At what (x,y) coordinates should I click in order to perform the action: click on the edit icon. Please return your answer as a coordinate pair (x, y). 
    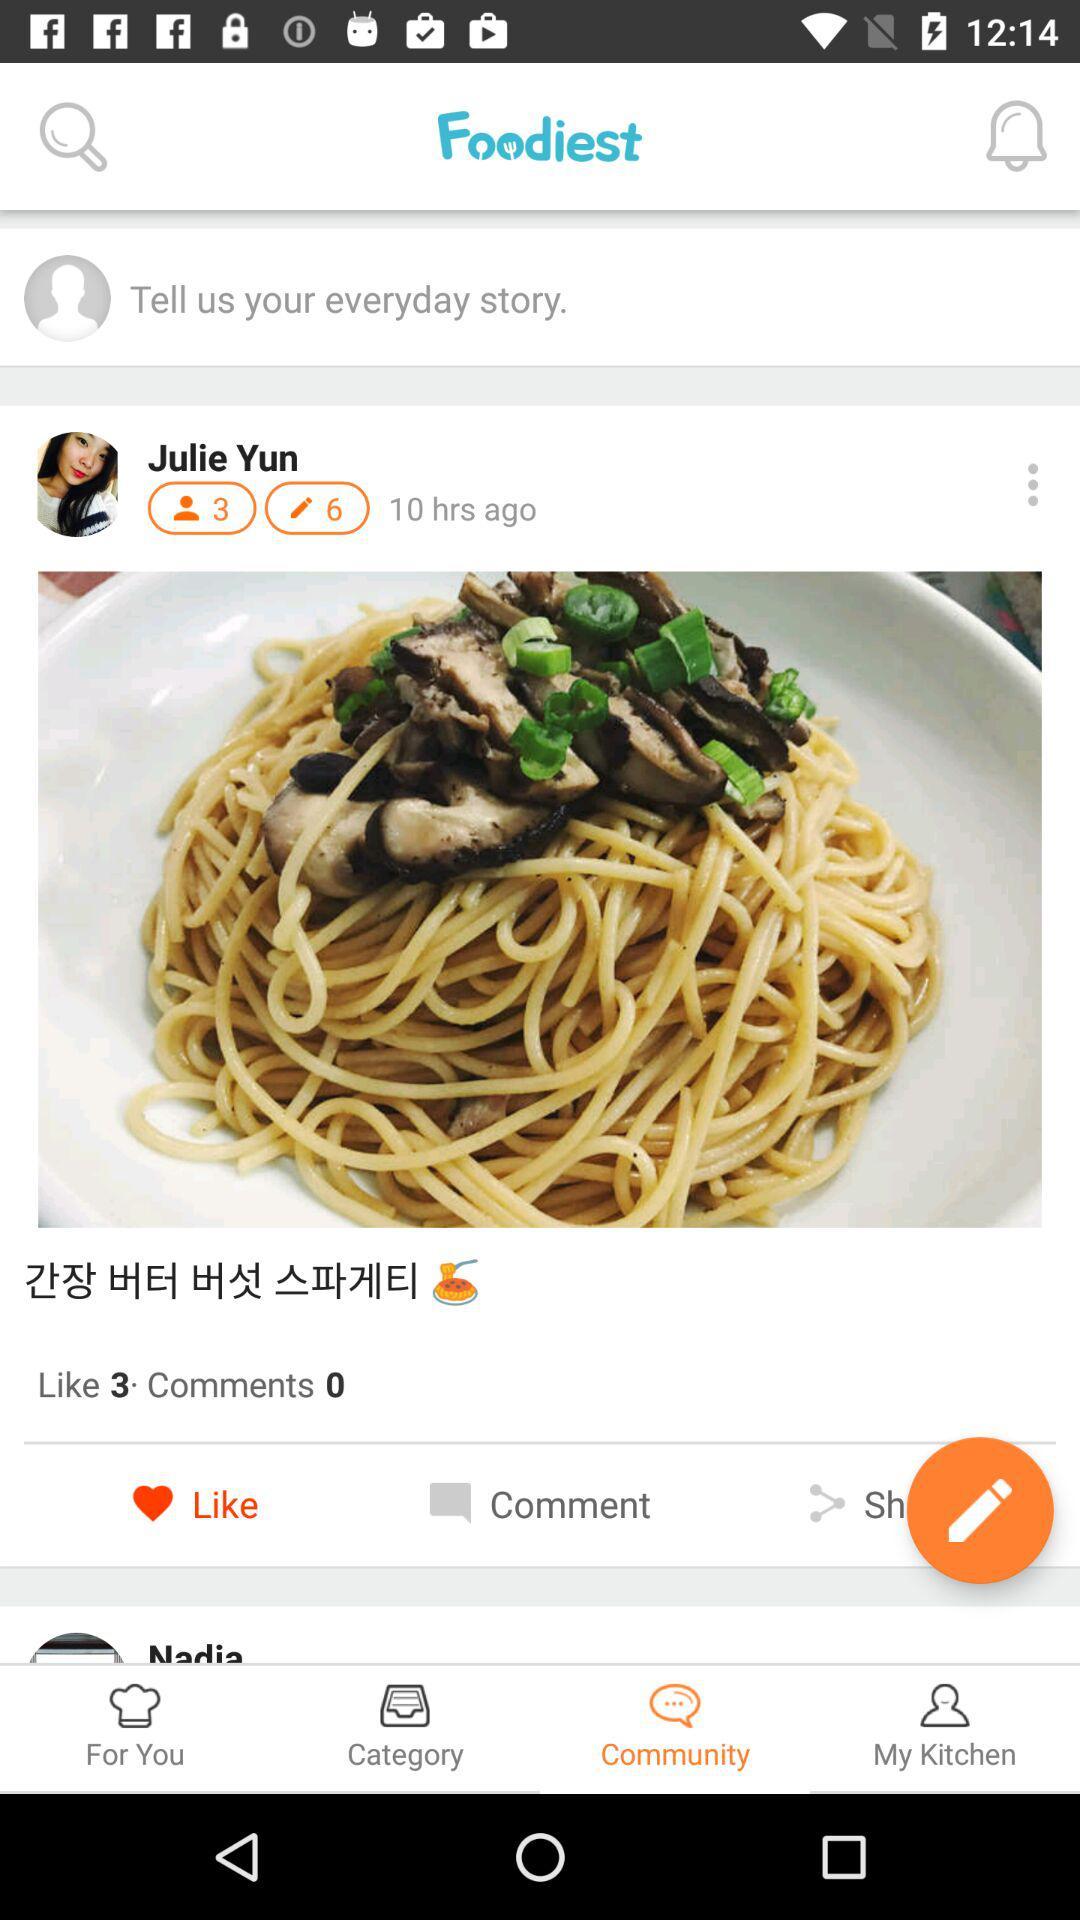
    Looking at the image, I should click on (979, 1510).